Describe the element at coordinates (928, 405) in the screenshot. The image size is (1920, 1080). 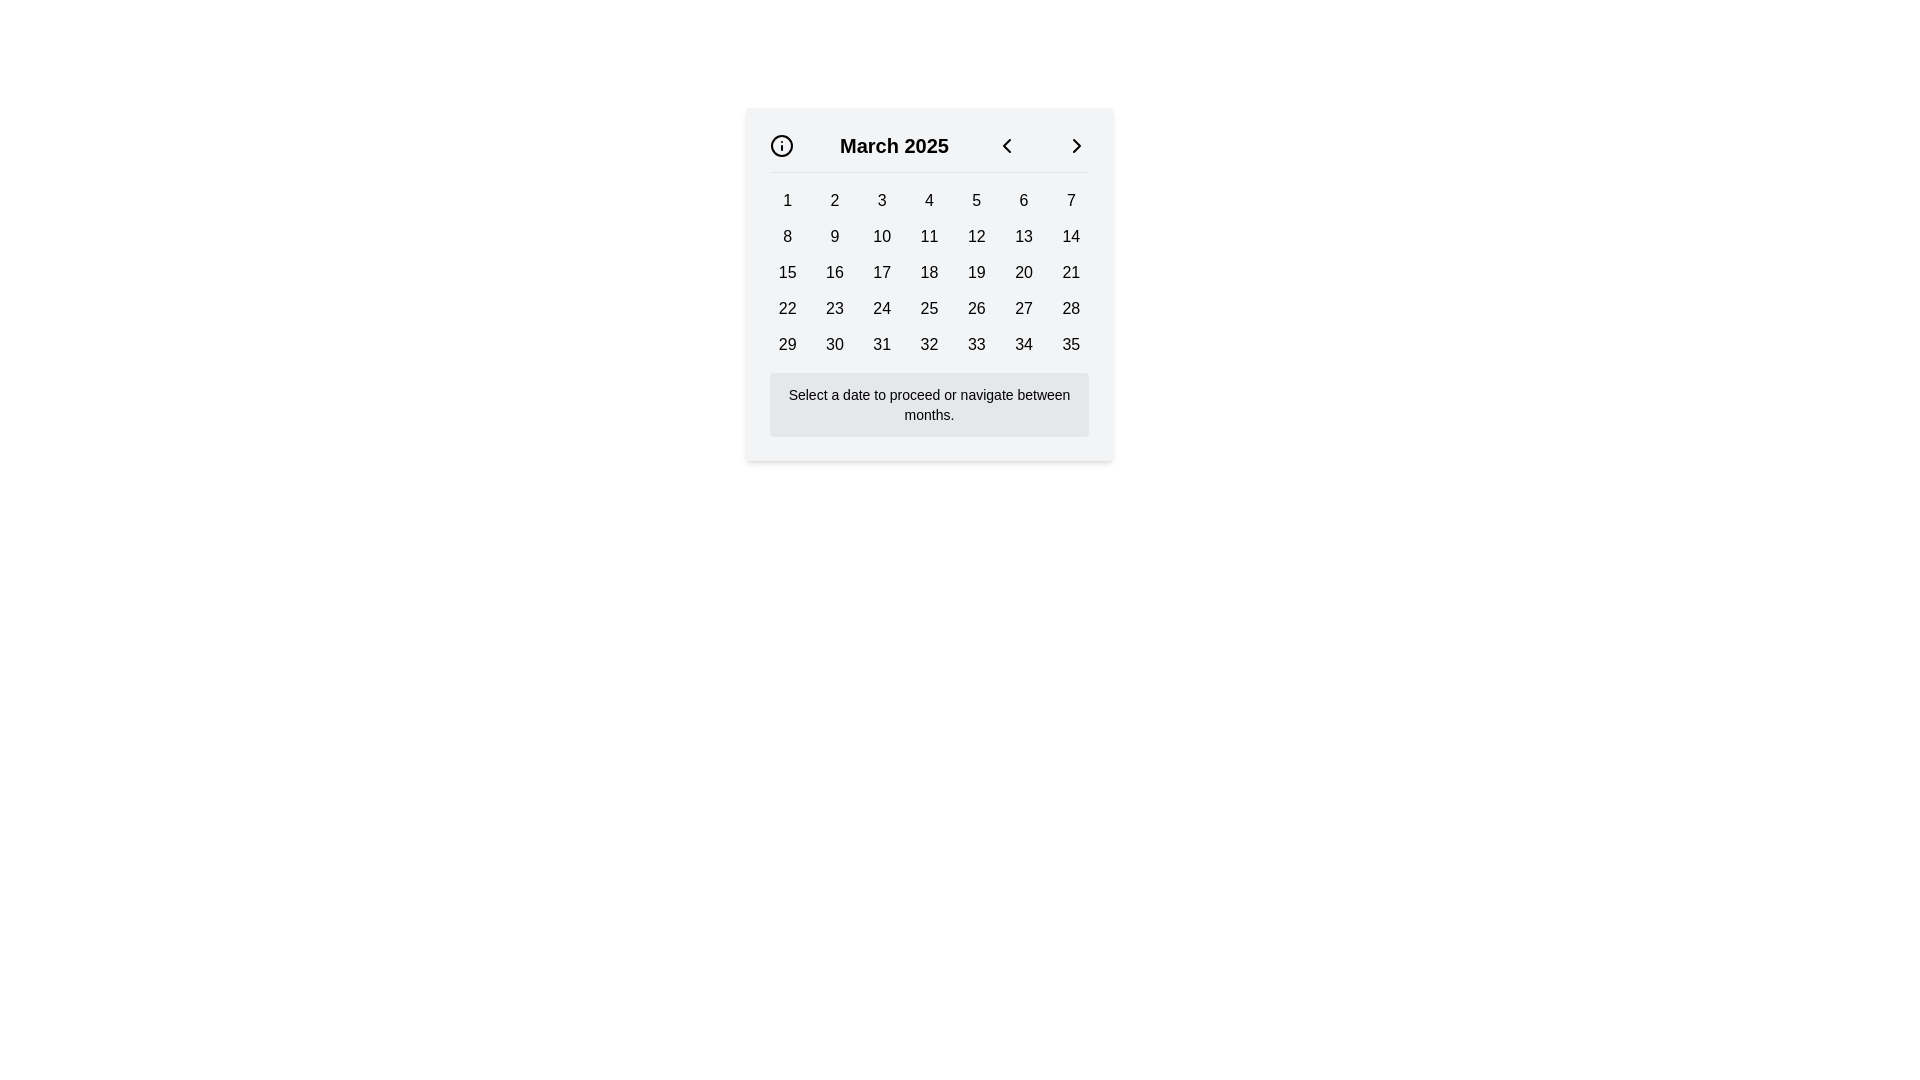
I see `the informational text that instructs users on how to interact with the calendar widget, located below the numerical grid of the calendar dates` at that location.